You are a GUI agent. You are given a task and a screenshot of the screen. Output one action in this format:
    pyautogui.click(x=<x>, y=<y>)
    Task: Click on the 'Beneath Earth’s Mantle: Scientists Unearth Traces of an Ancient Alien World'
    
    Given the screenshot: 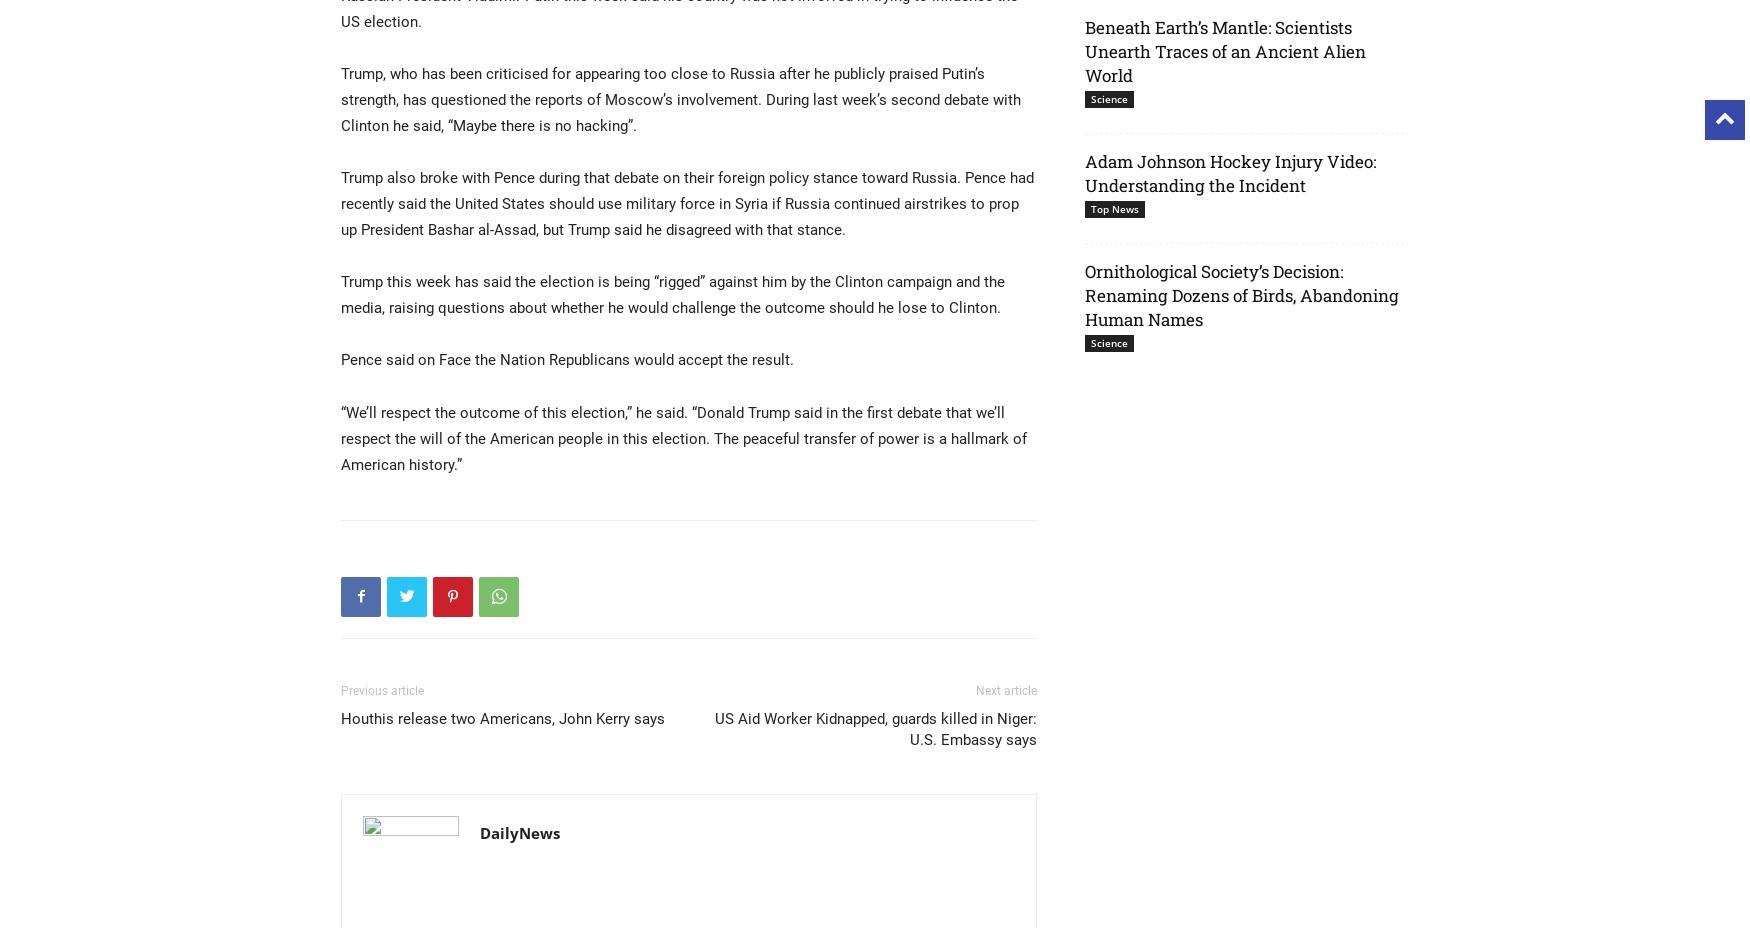 What is the action you would take?
    pyautogui.click(x=1225, y=50)
    